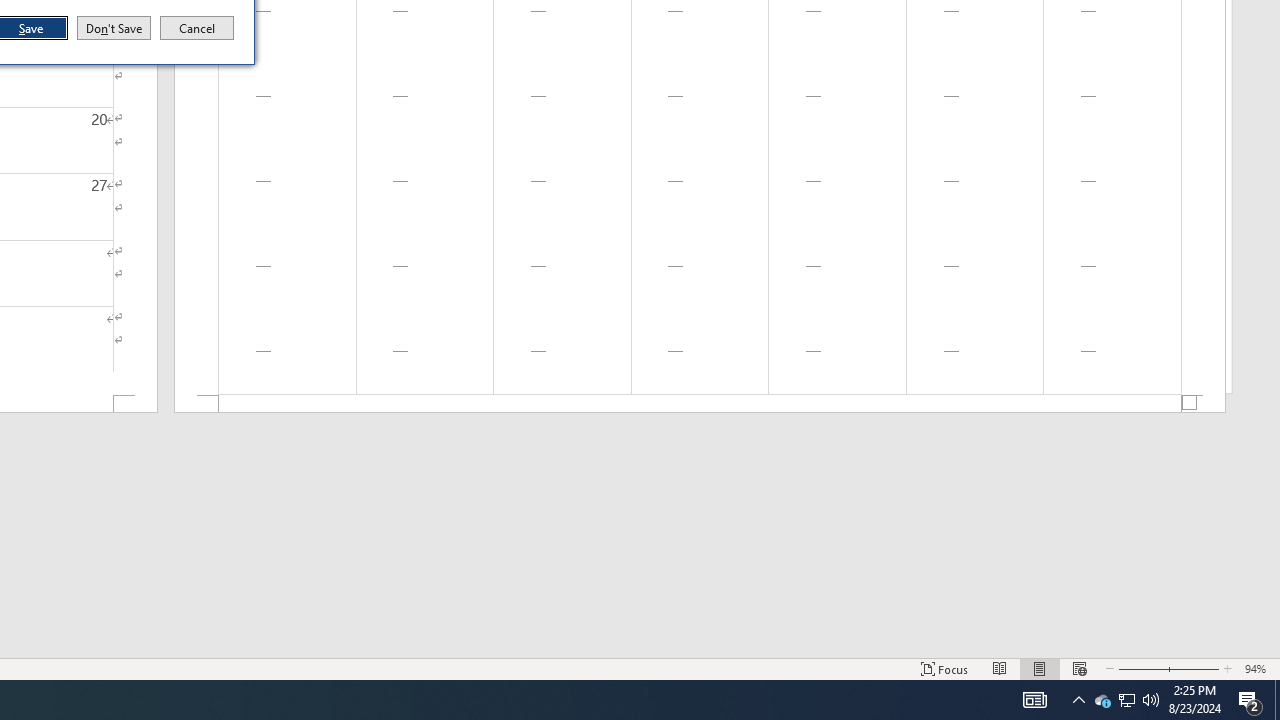 Image resolution: width=1280 pixels, height=720 pixels. I want to click on 'AutomationID: 4105', so click(1078, 698).